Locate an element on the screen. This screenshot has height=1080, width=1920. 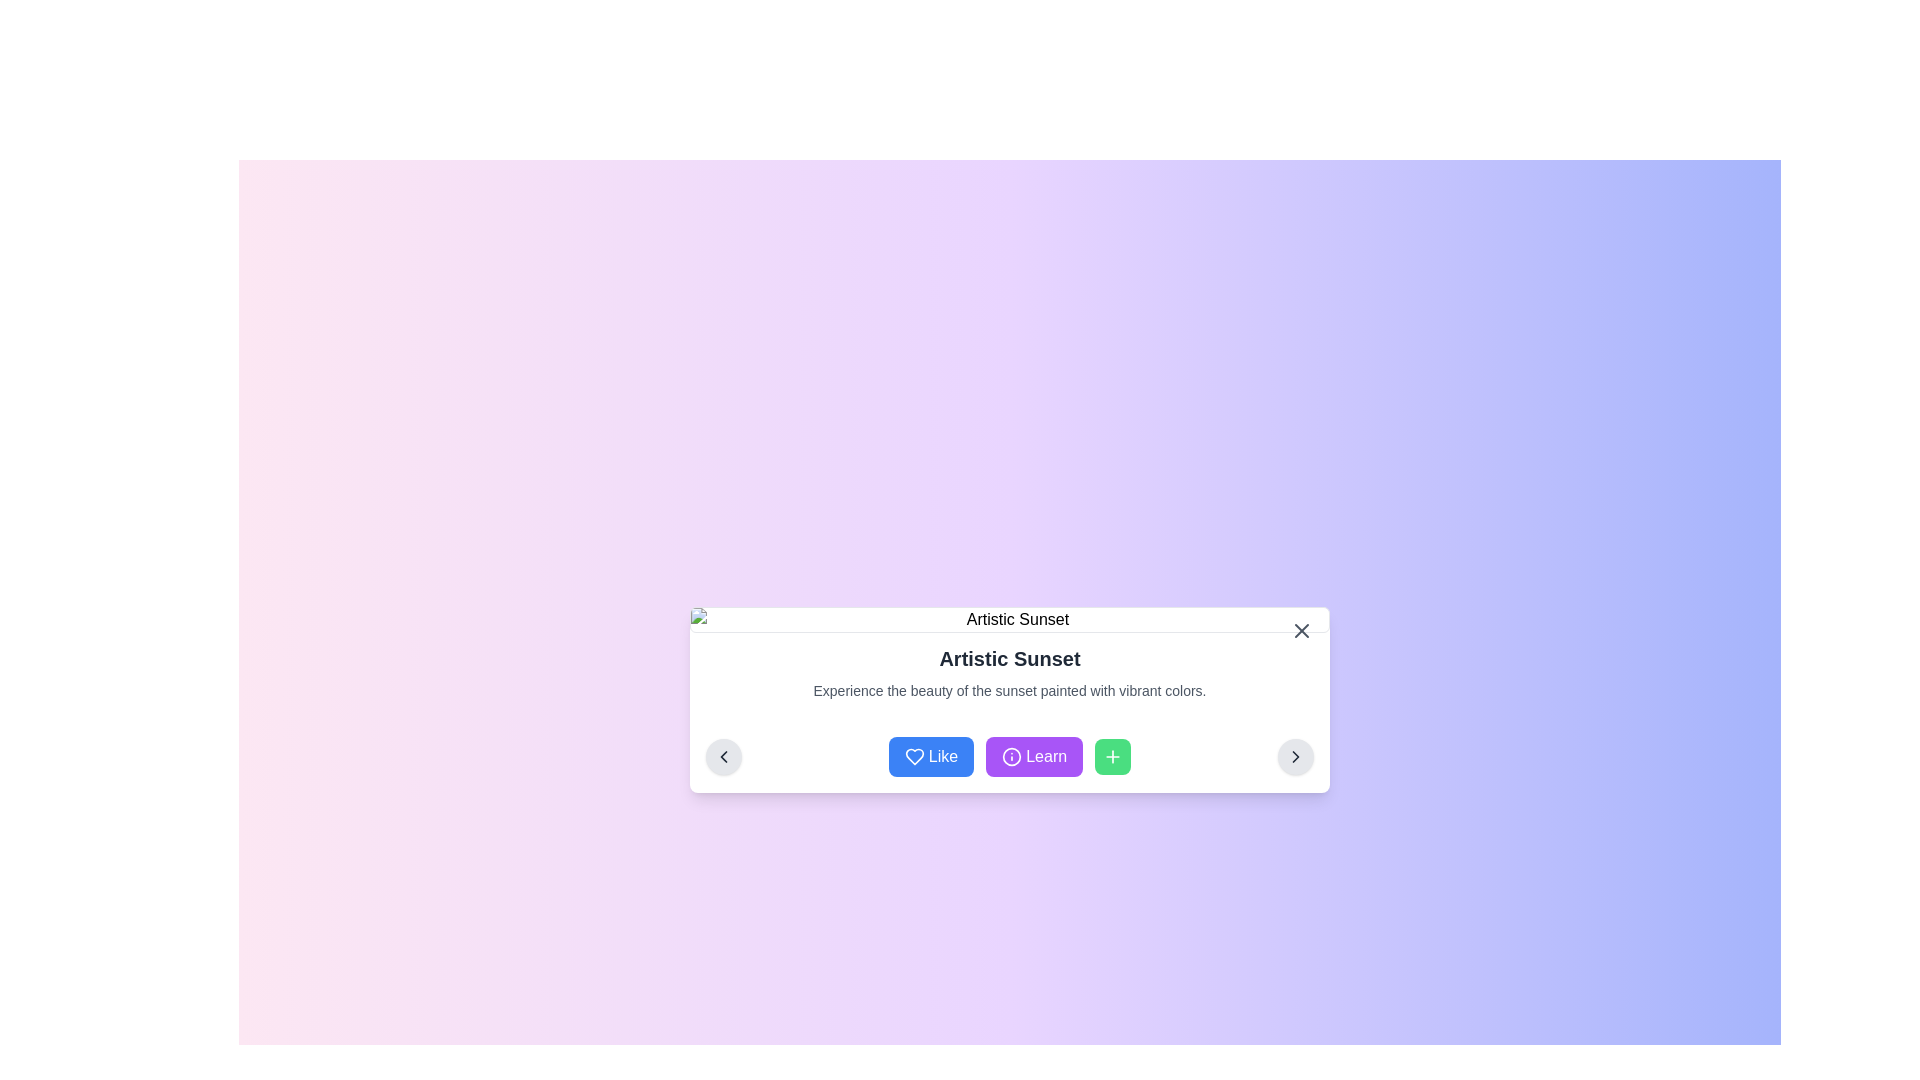
the green 'Add' button with a plus sign, positioned to the right of the 'Like' and 'Learn' buttons, to observe the color change is located at coordinates (1112, 756).